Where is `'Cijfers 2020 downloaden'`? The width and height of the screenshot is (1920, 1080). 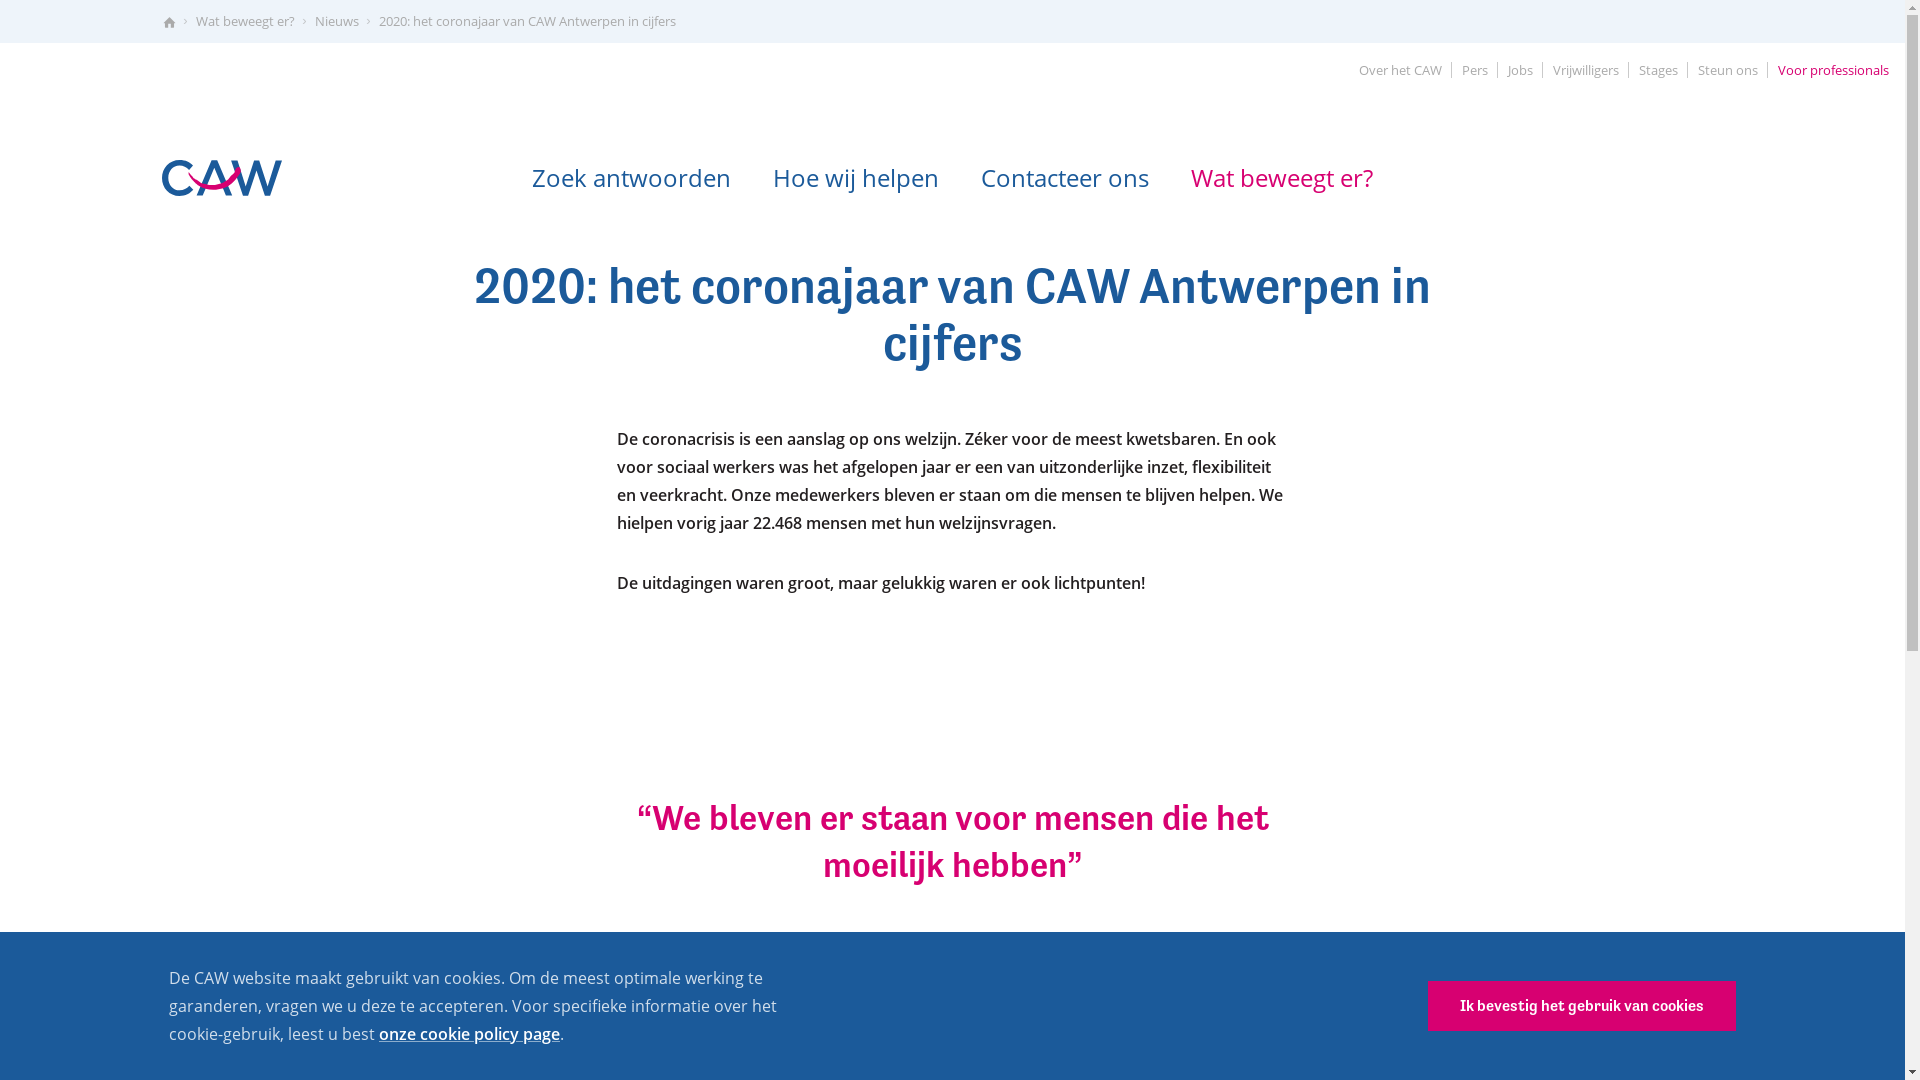
'Cijfers 2020 downloaden' is located at coordinates (701, 1025).